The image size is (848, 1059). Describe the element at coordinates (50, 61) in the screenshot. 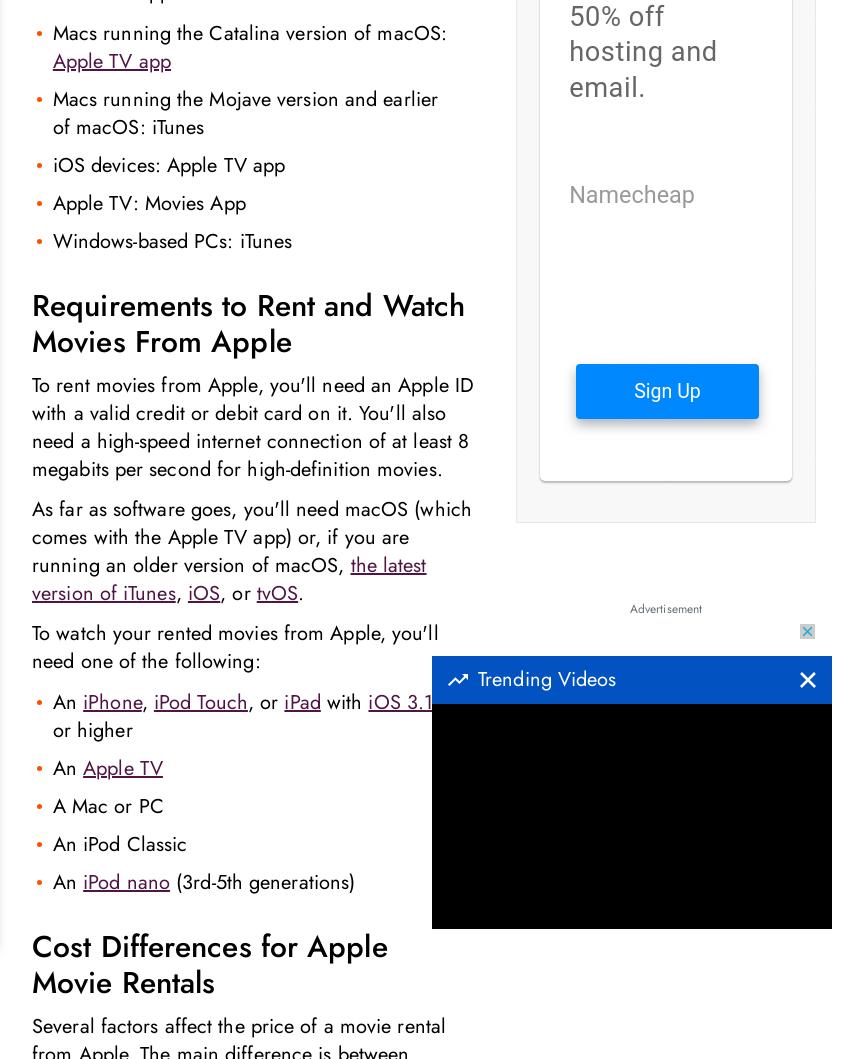

I see `'Apple TV app'` at that location.